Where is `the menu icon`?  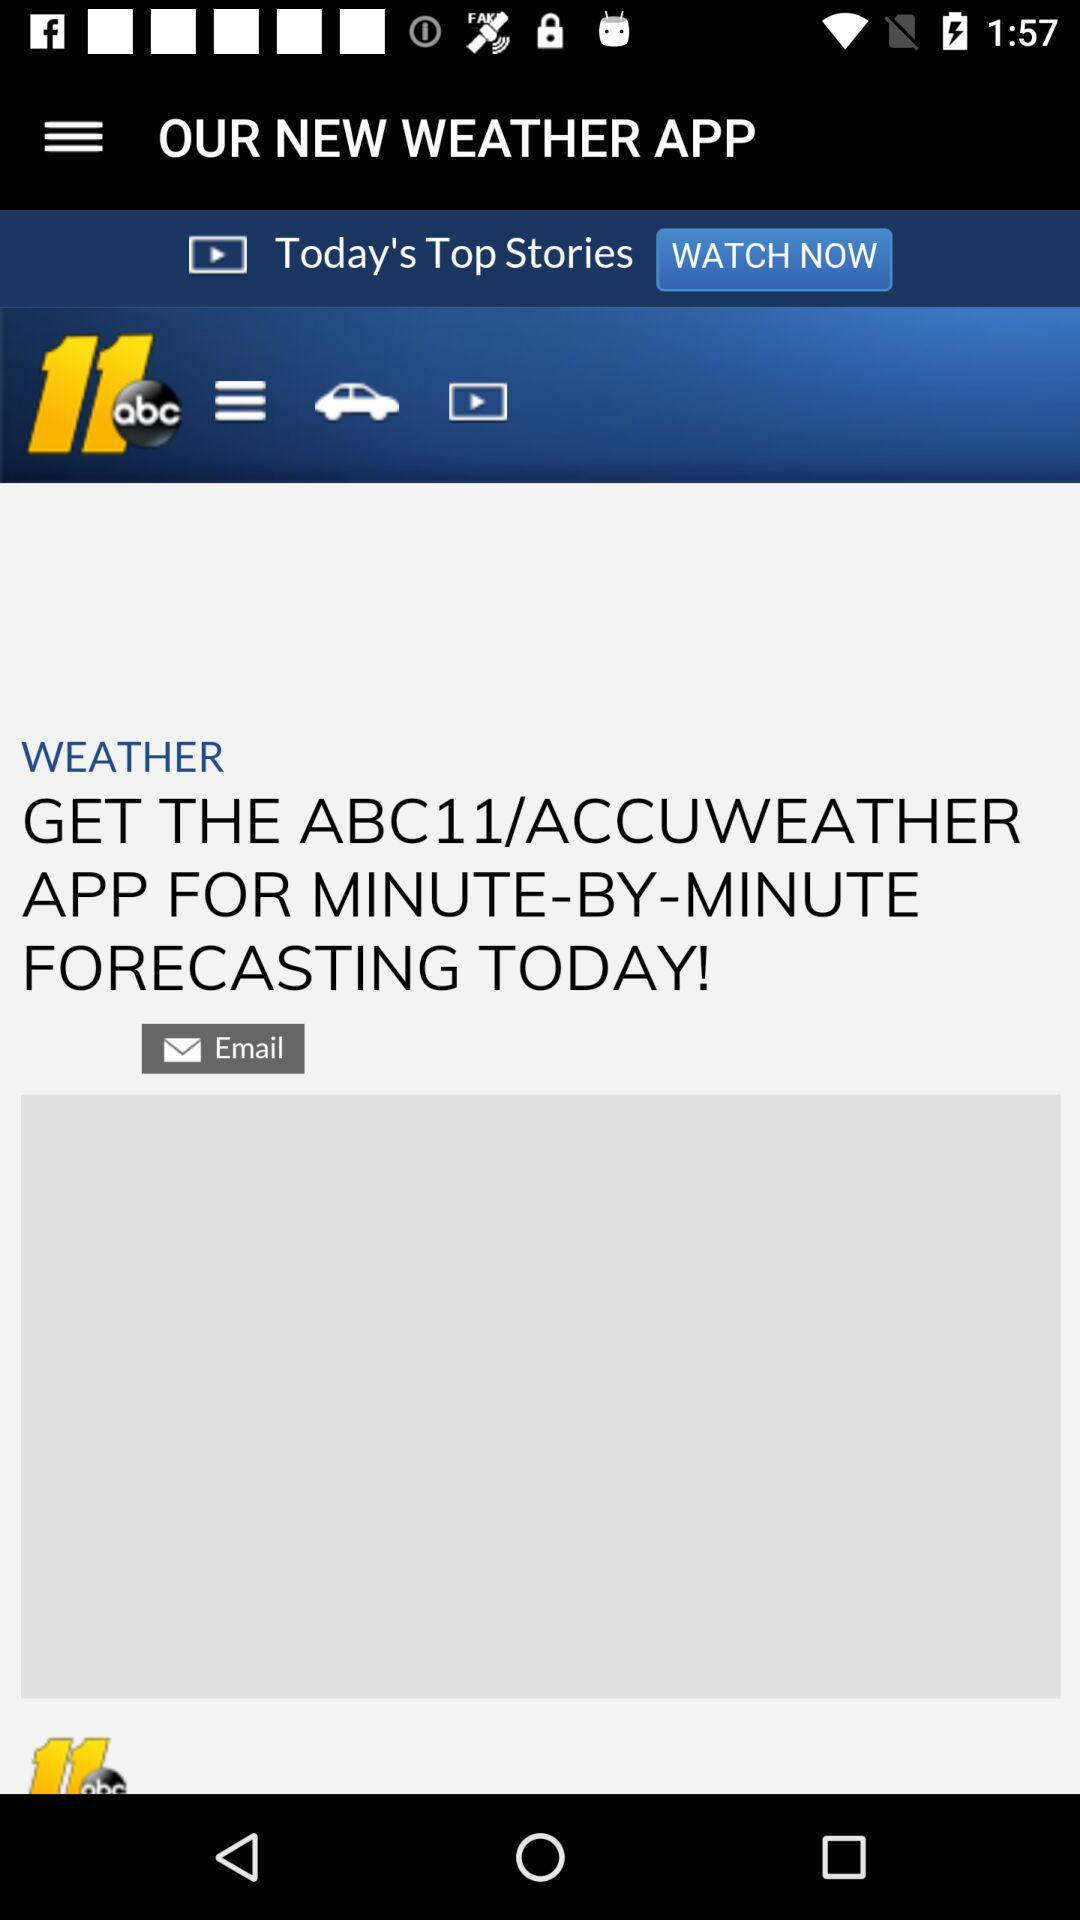
the menu icon is located at coordinates (72, 135).